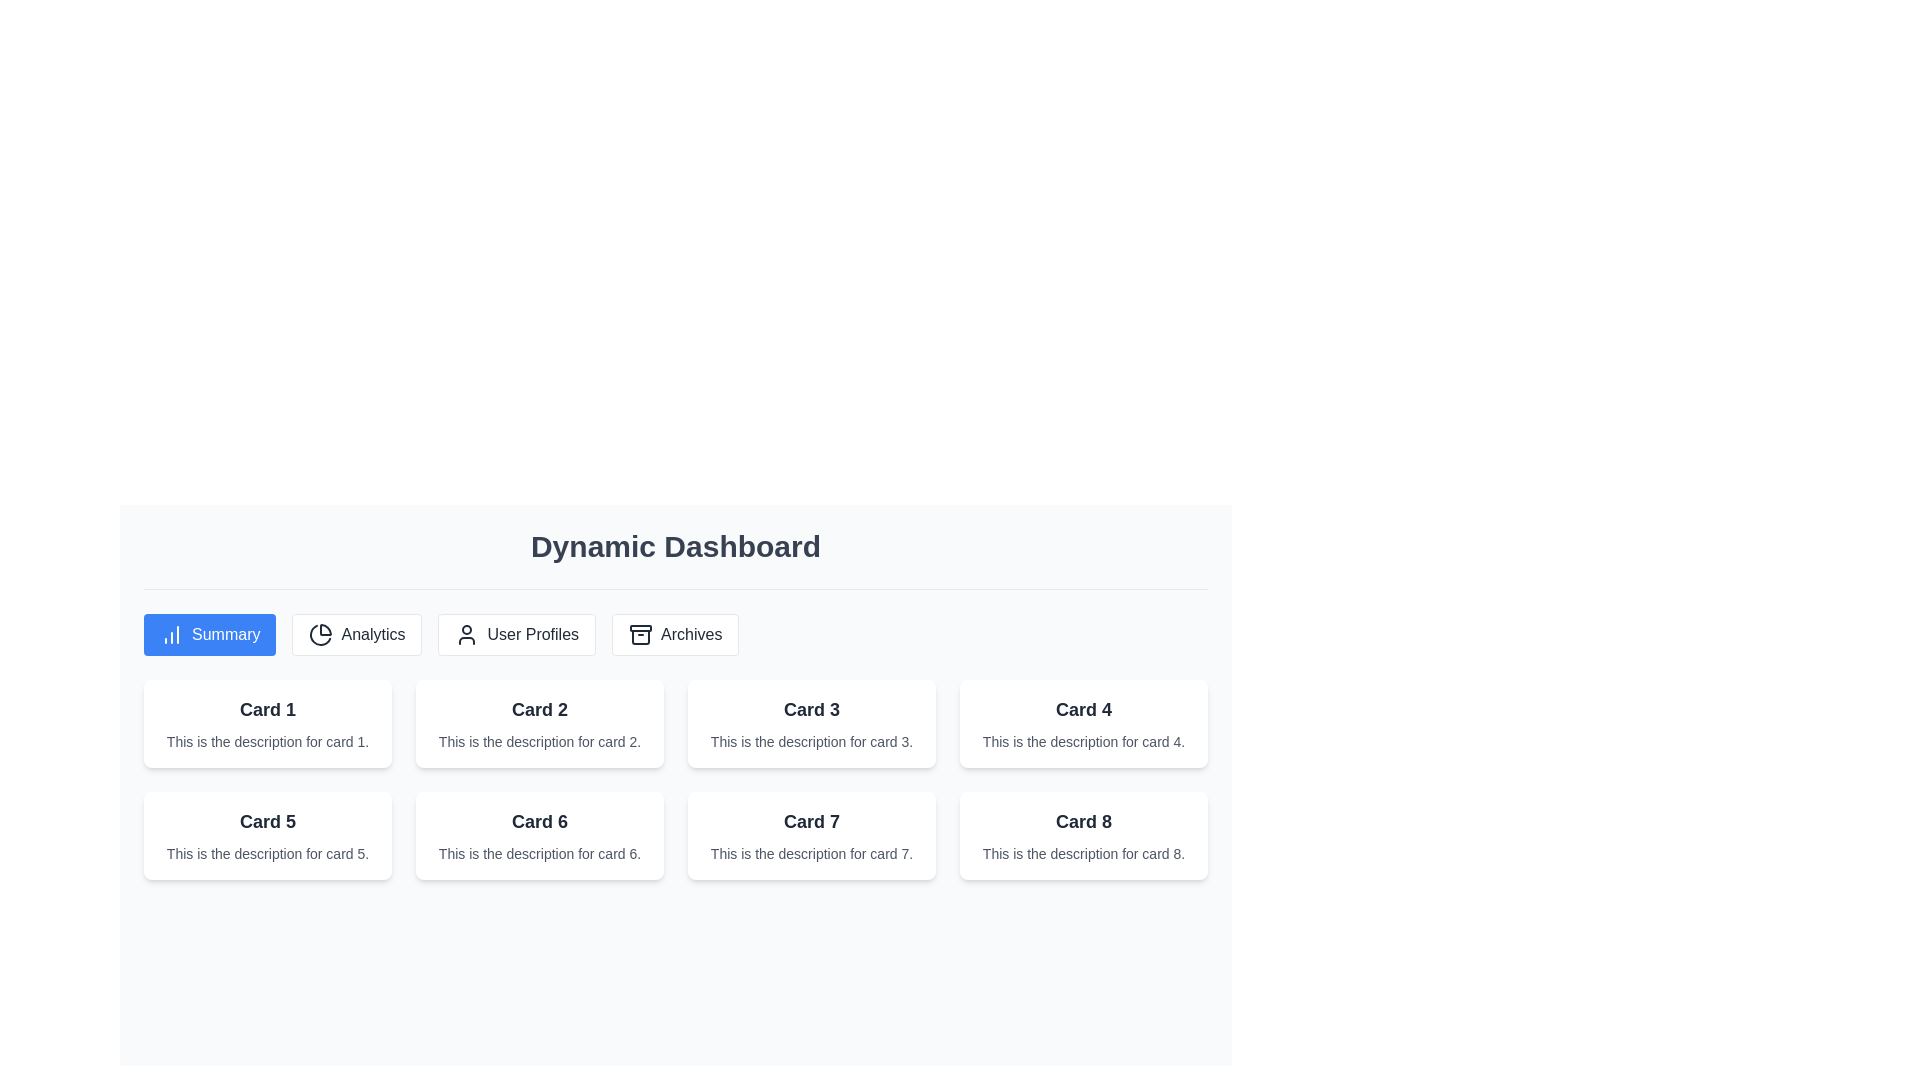 Image resolution: width=1920 pixels, height=1080 pixels. I want to click on the SVG Icon located within the 'Summary' button at the top left of the dashboard interface, so click(172, 635).